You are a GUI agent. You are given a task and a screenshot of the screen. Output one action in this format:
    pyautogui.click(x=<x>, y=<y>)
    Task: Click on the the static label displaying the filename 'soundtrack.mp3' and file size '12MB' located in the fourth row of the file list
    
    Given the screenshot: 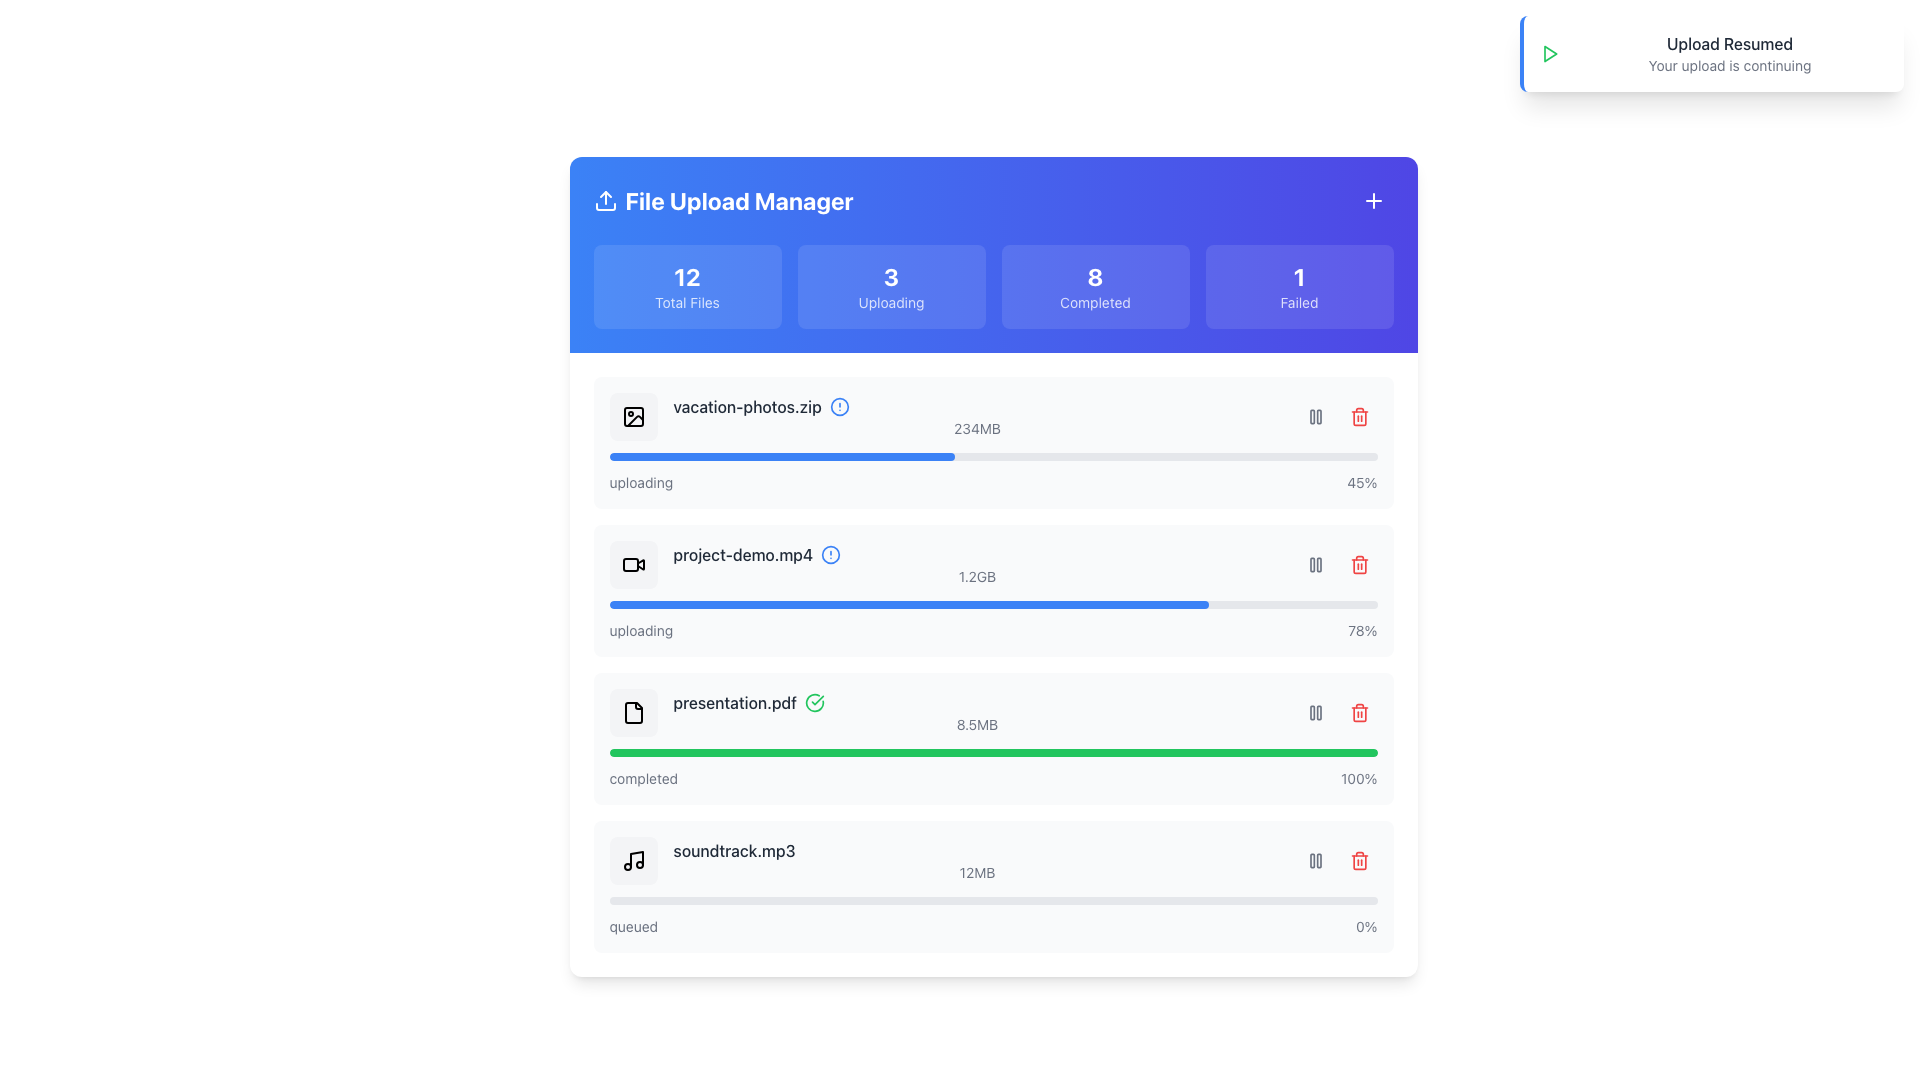 What is the action you would take?
    pyautogui.click(x=977, y=859)
    